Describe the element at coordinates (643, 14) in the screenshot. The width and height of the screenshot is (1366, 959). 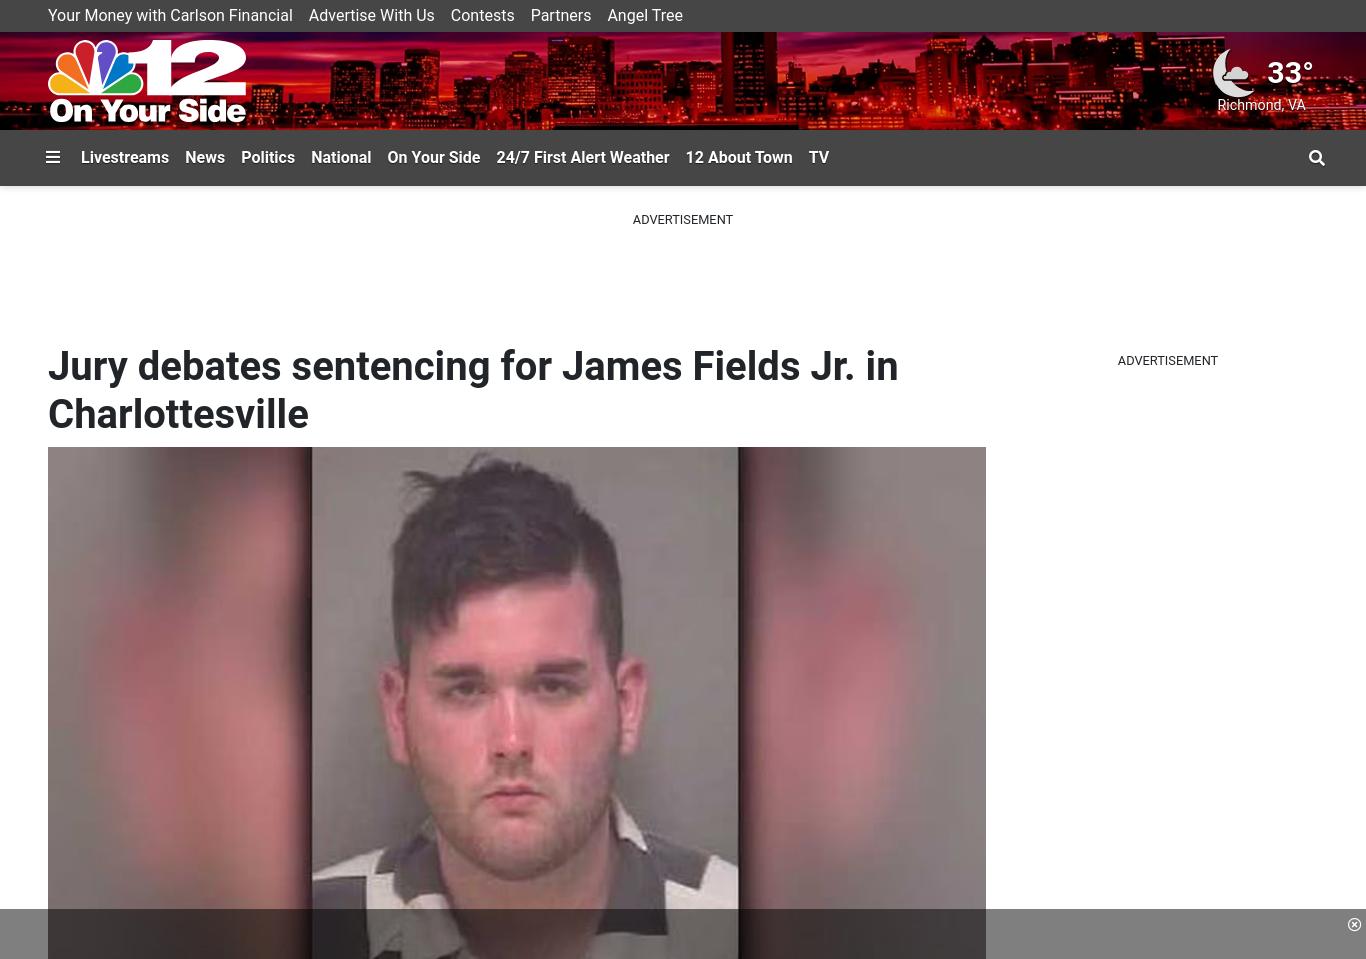
I see `'Angel Tree'` at that location.